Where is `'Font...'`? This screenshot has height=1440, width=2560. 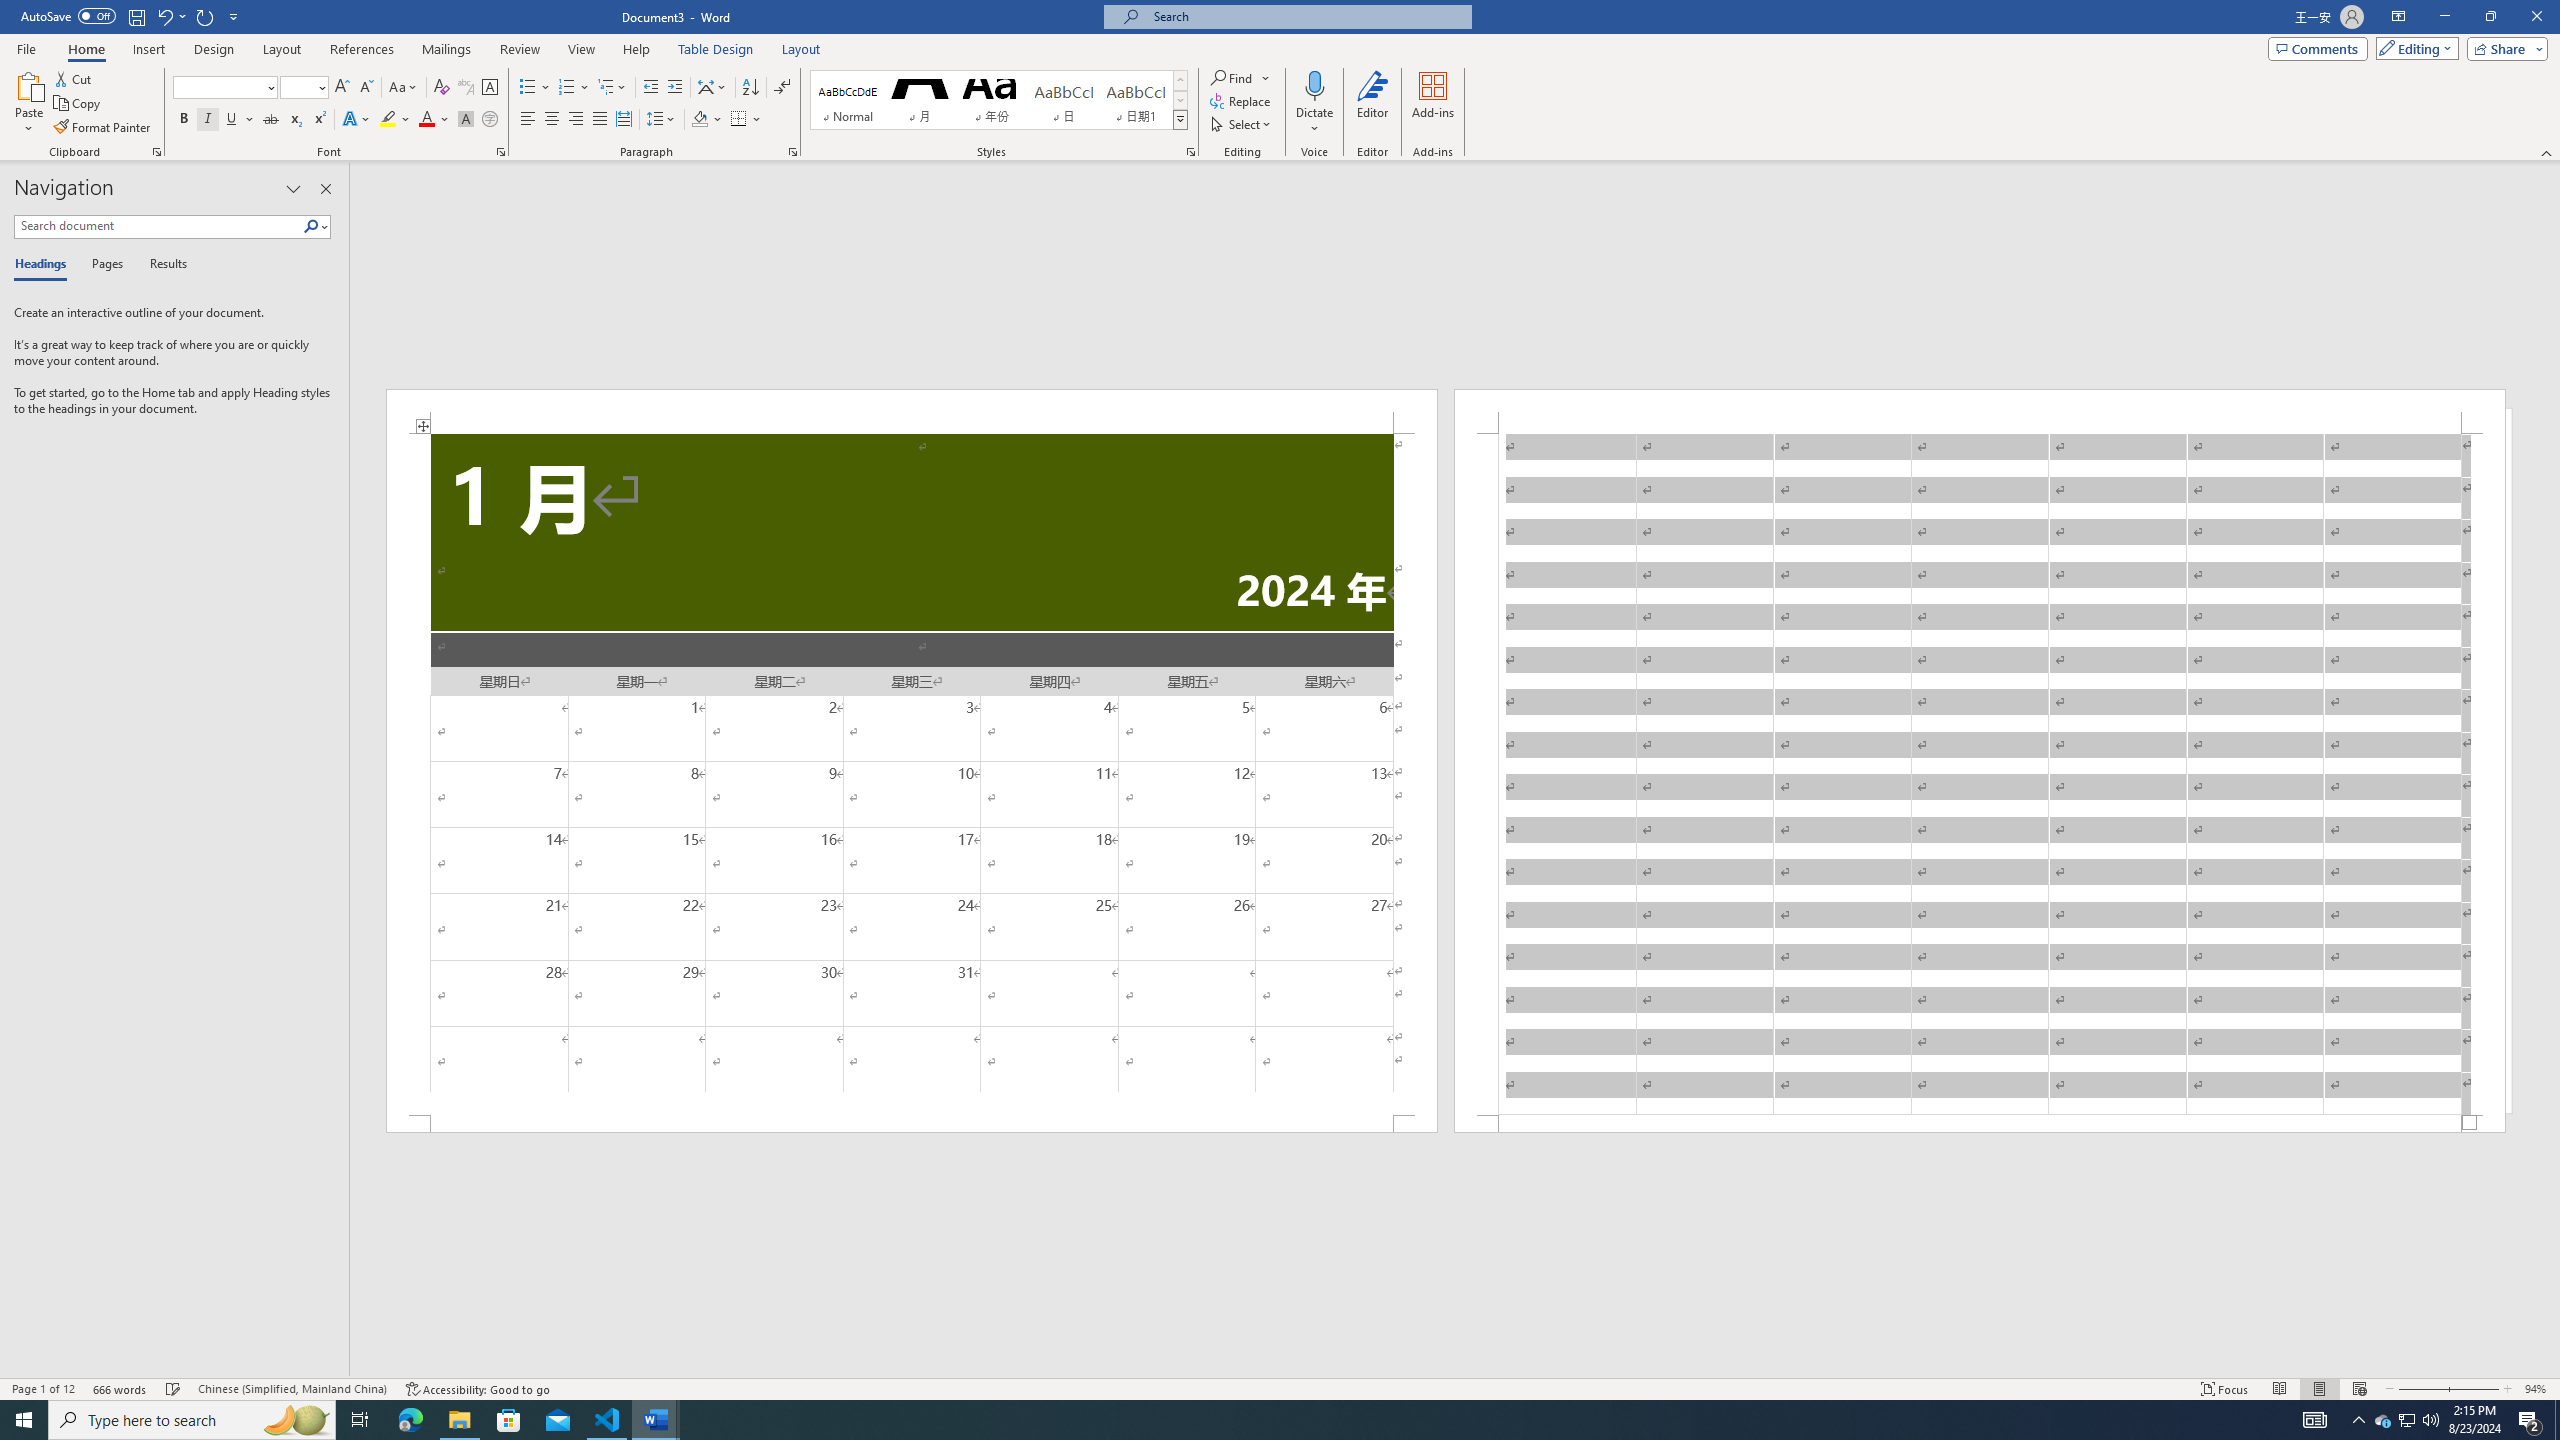
'Font...' is located at coordinates (501, 150).